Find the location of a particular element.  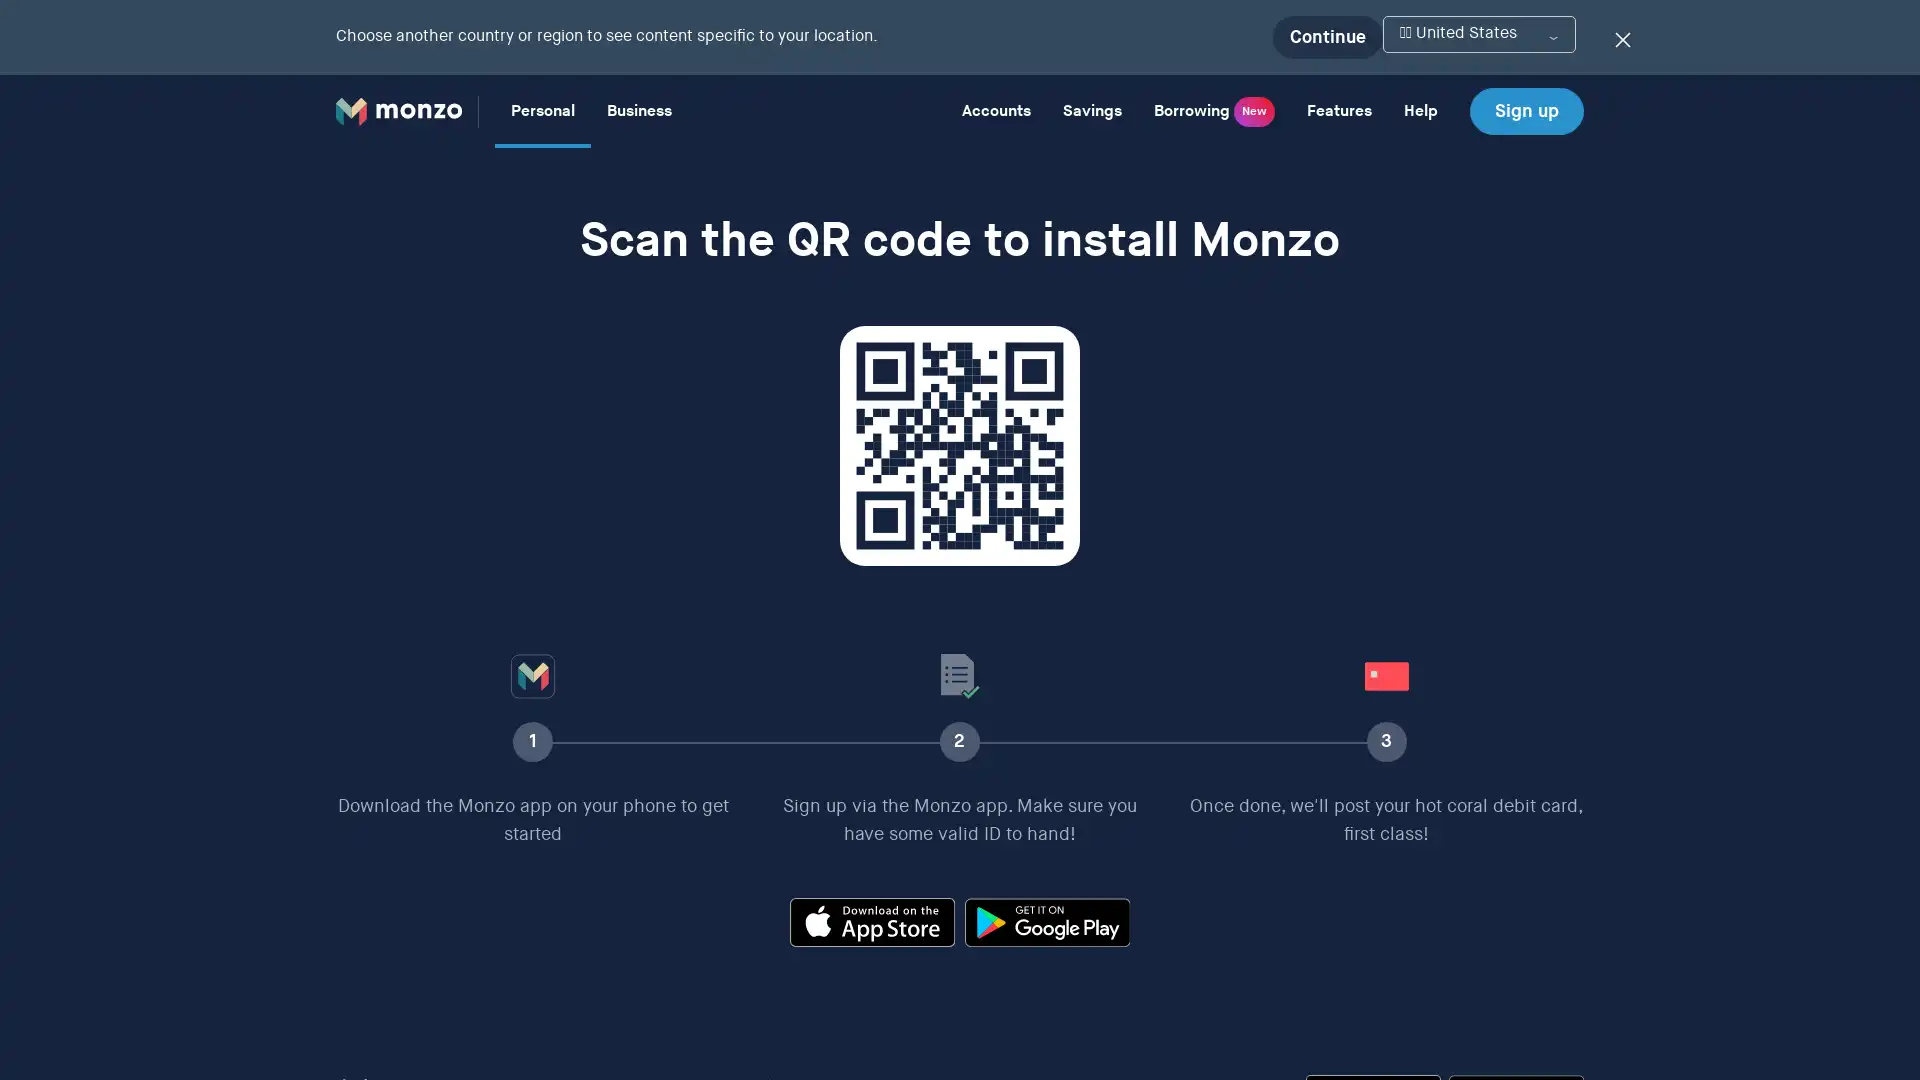

Savings is located at coordinates (1091, 111).